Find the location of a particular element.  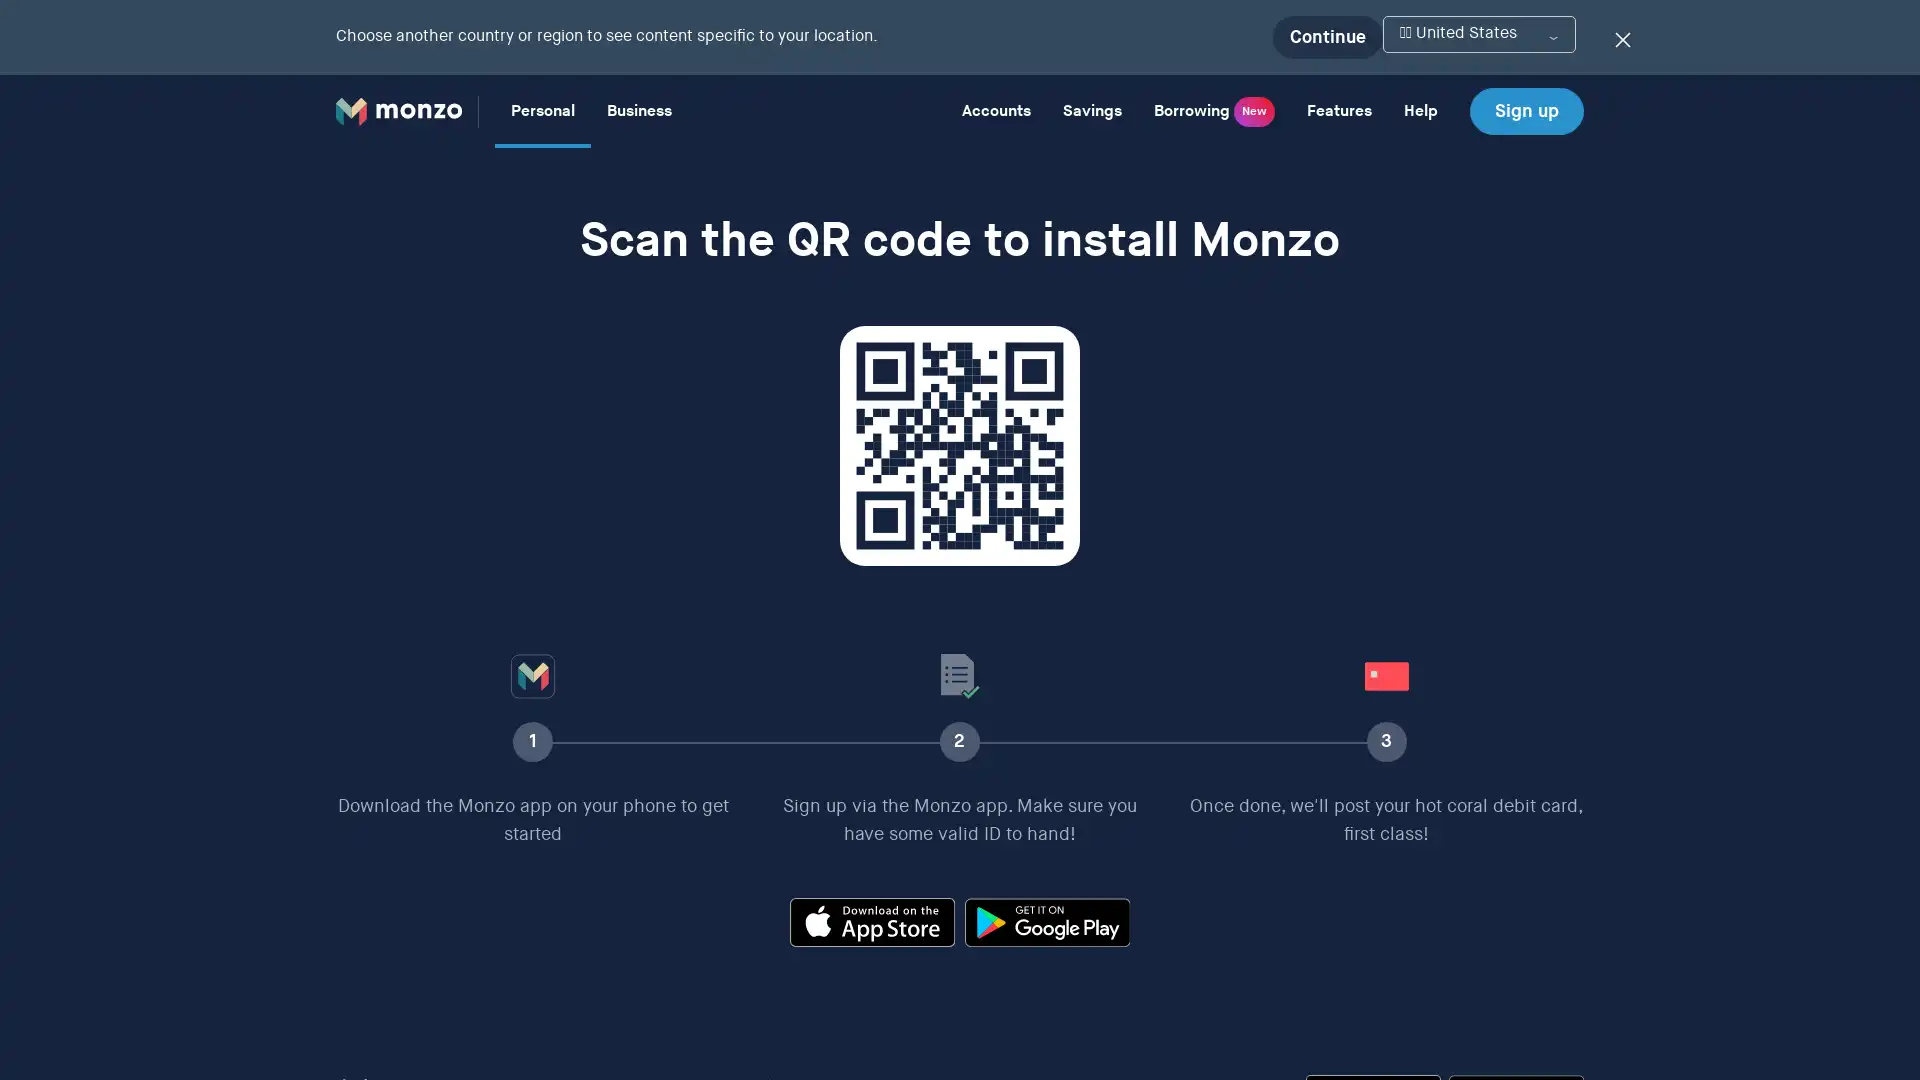

Savings is located at coordinates (1091, 111).